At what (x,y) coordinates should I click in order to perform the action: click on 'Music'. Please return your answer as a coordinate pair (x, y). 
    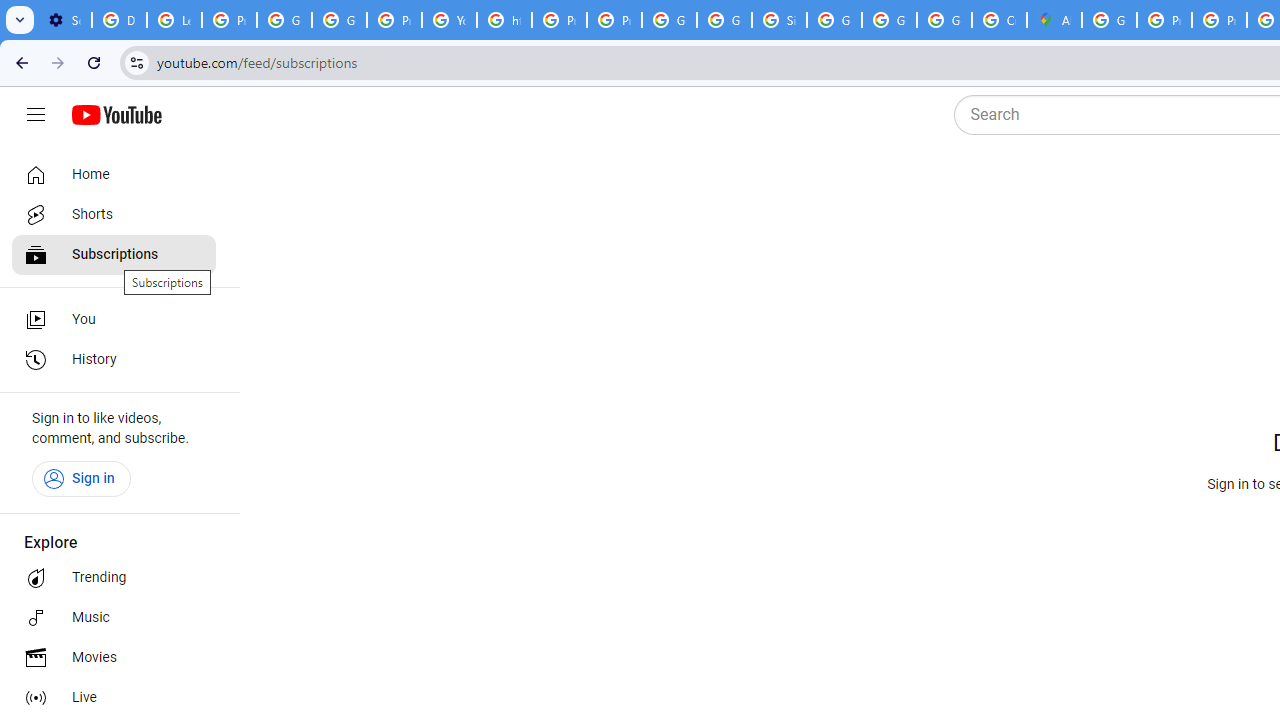
    Looking at the image, I should click on (112, 617).